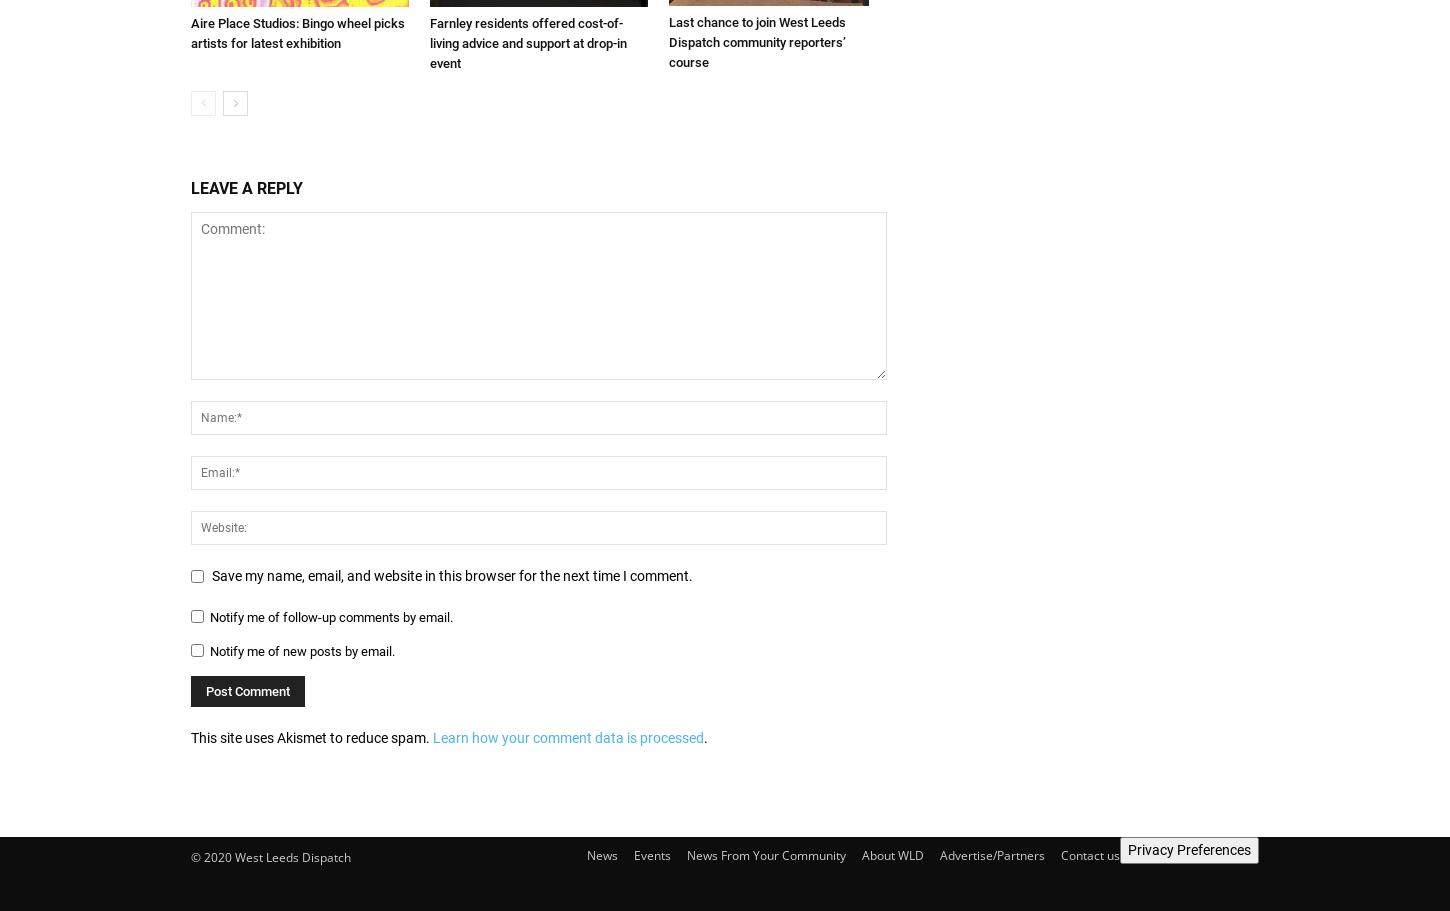 This screenshot has height=911, width=1450. I want to click on 'Learn how your comment data is processed', so click(568, 737).